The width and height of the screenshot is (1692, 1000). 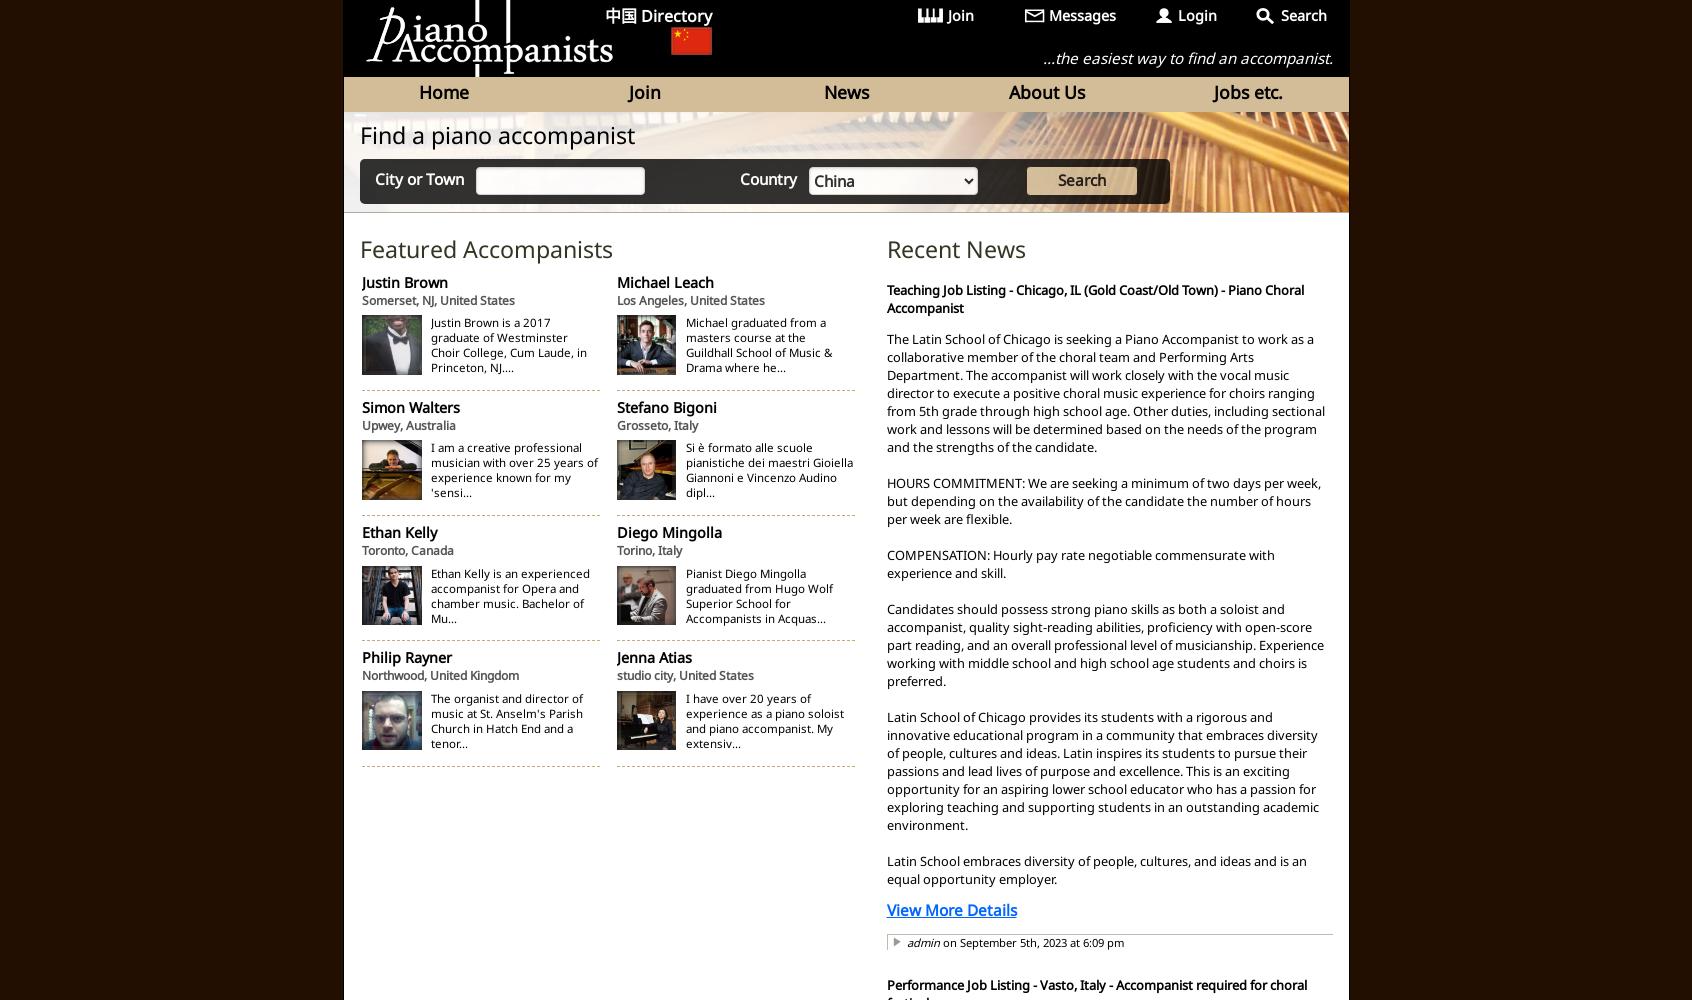 I want to click on 'Somerset, NJ, United States', so click(x=437, y=299).